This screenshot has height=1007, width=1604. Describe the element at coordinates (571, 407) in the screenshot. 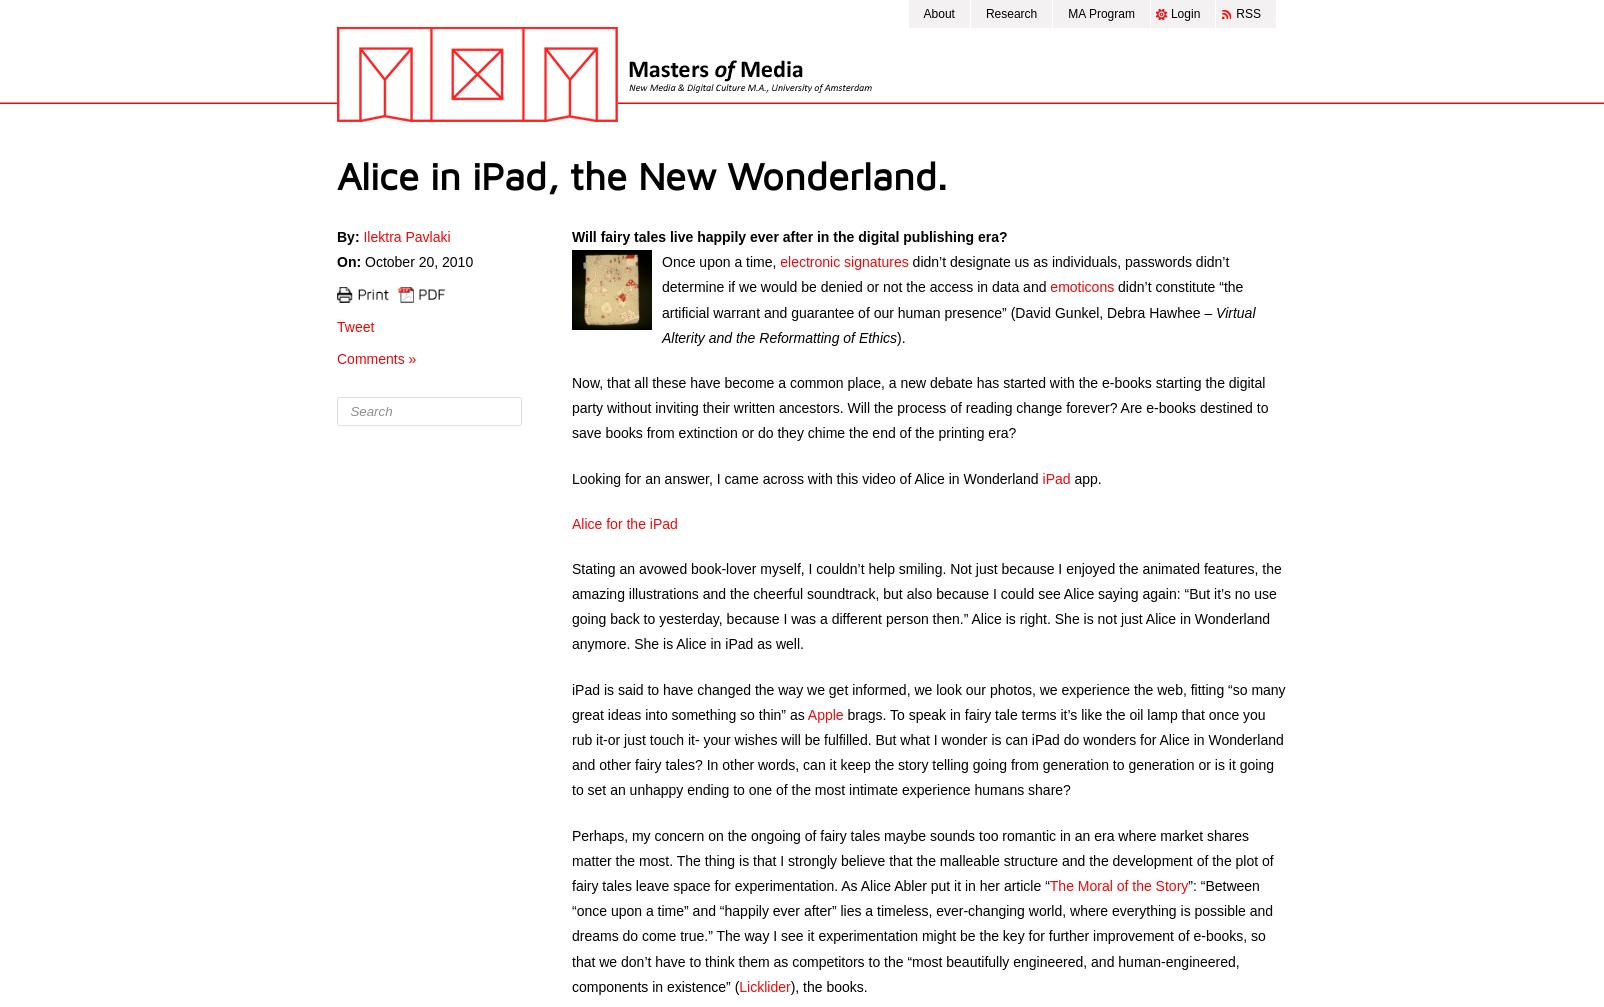

I see `'Now, that all these have become a common place, a new debate has started with the e-books starting the digital party without inviting their written ancestors. Will the process of reading change forever? Are e-books destined to save books from extinction or do they chime the end of the printing era?'` at that location.